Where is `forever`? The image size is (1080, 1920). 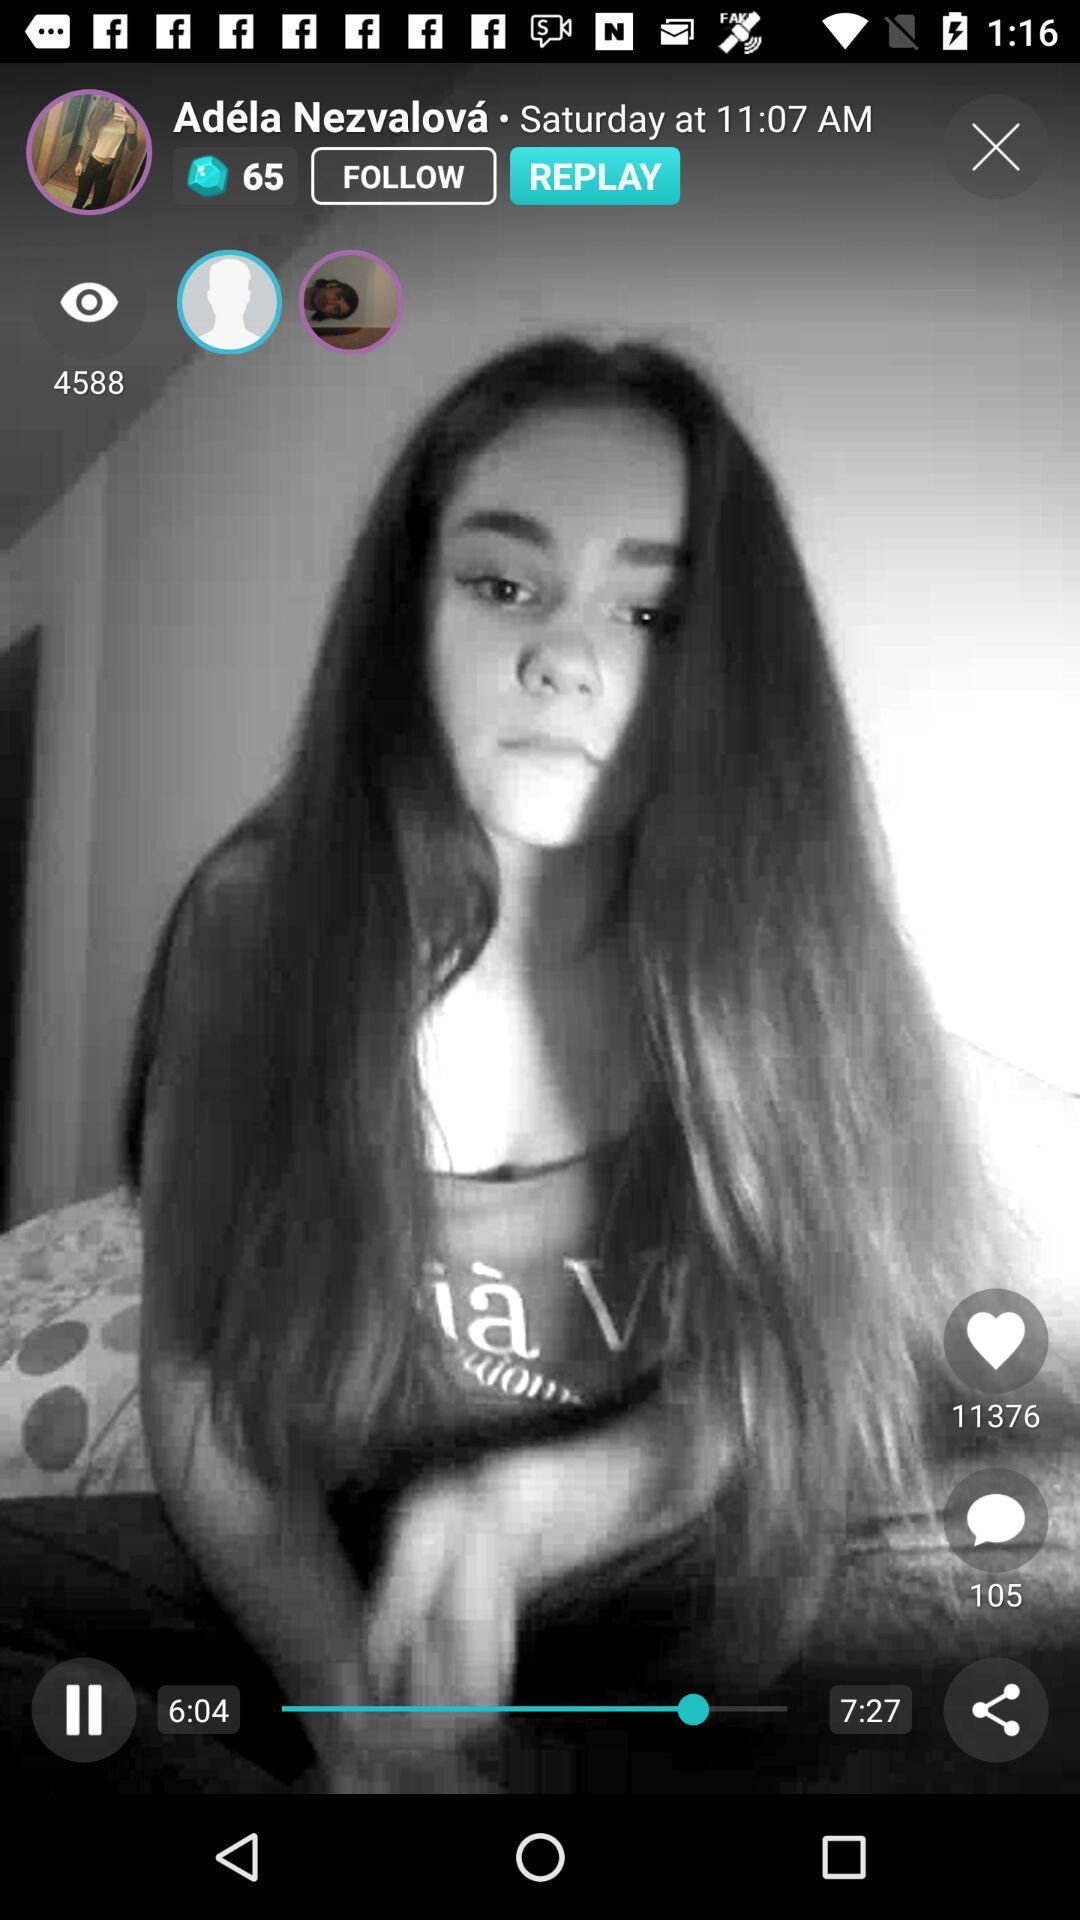
forever is located at coordinates (995, 1340).